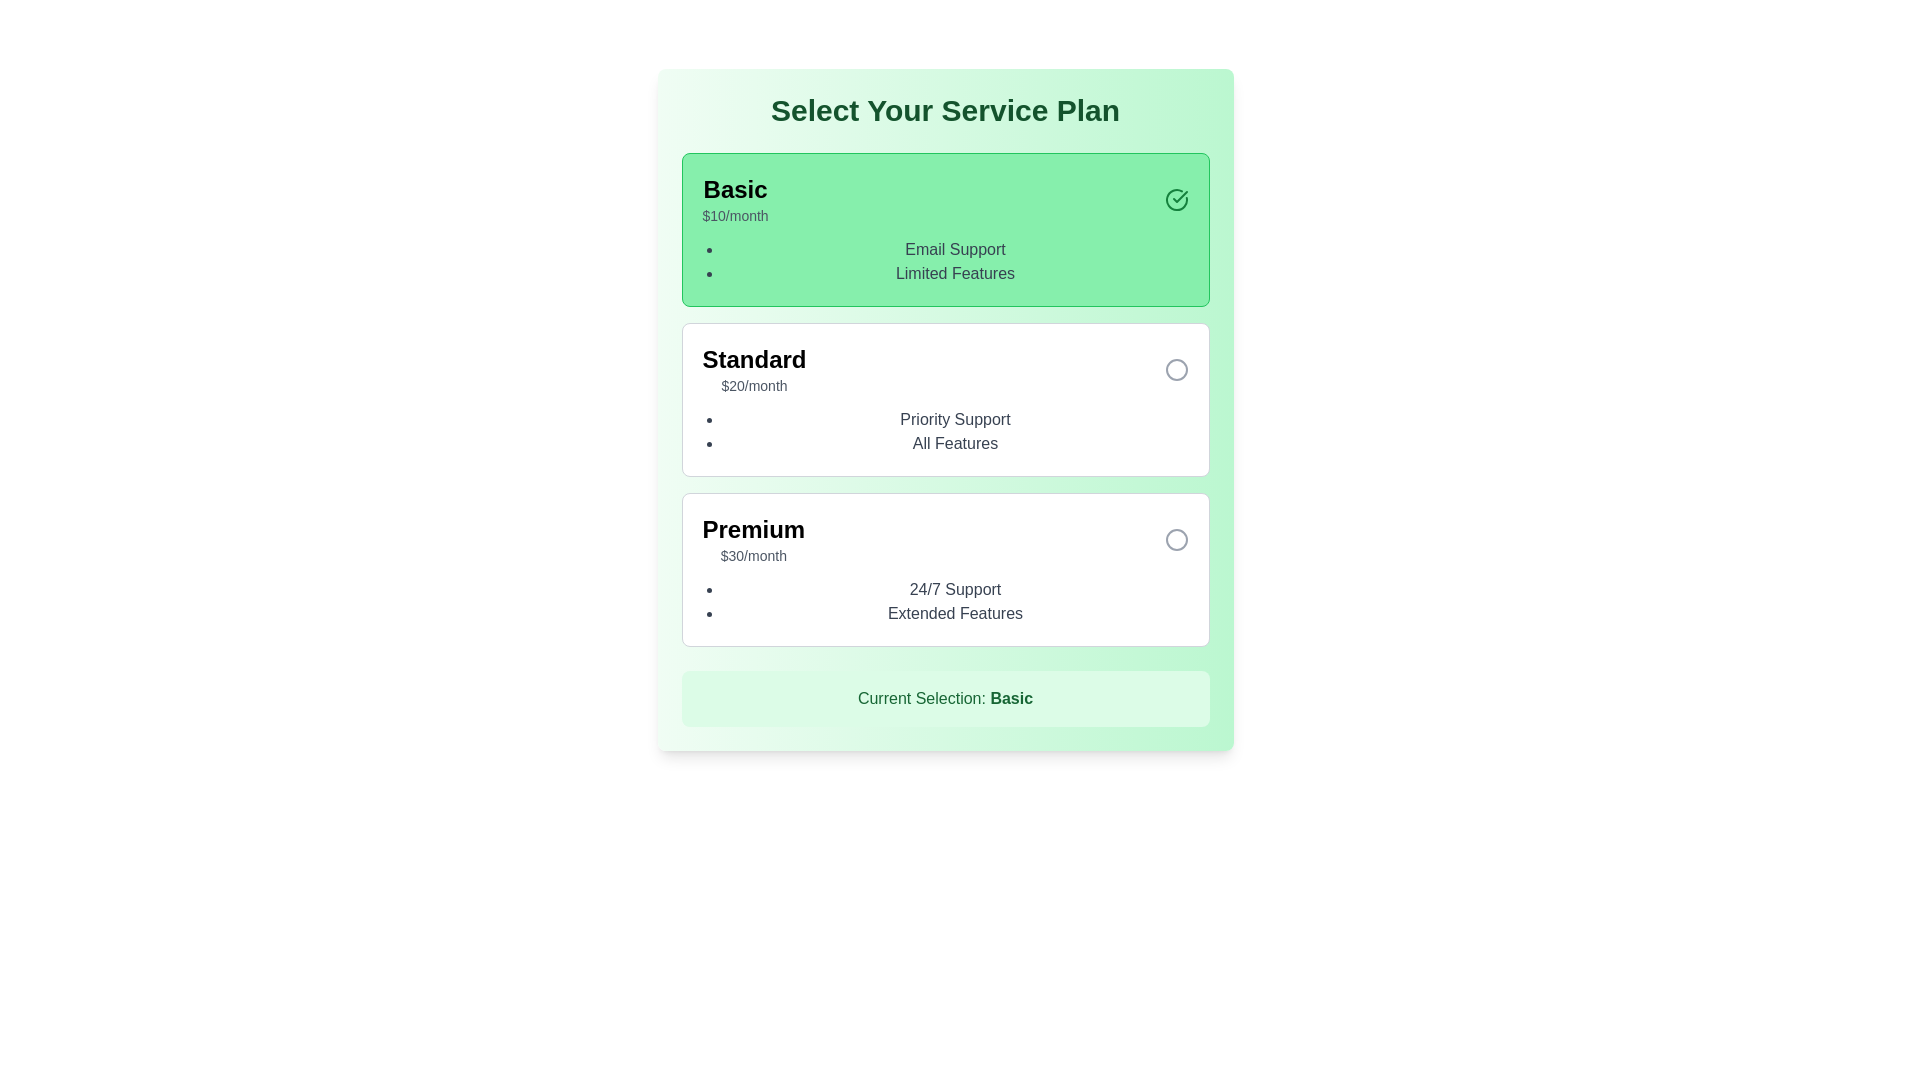 The height and width of the screenshot is (1080, 1920). What do you see at coordinates (734, 200) in the screenshot?
I see `text content of the 'Basic' pricing card text block, which includes 'Basic' in a large, bold font and '$10/month' in a smaller, gray font, located at the top-center of the green background` at bounding box center [734, 200].